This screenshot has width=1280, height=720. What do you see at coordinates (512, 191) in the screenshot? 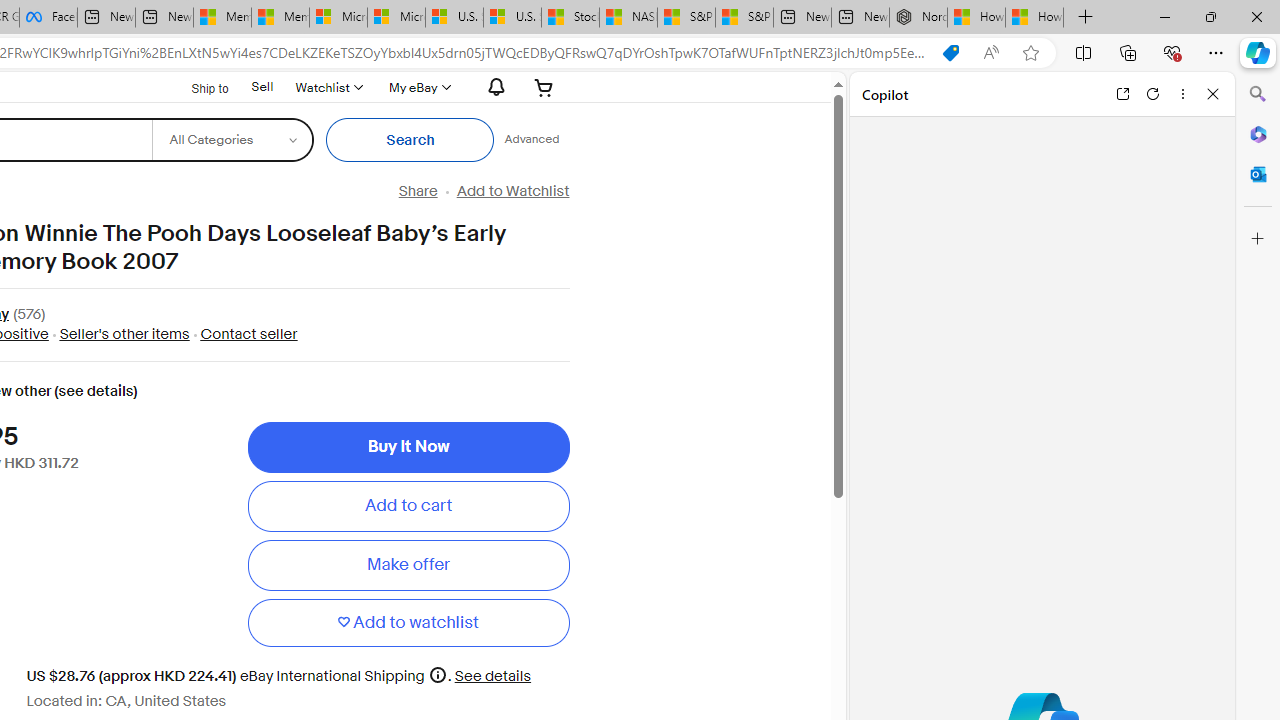
I see `'Add to Watchlist'` at bounding box center [512, 191].